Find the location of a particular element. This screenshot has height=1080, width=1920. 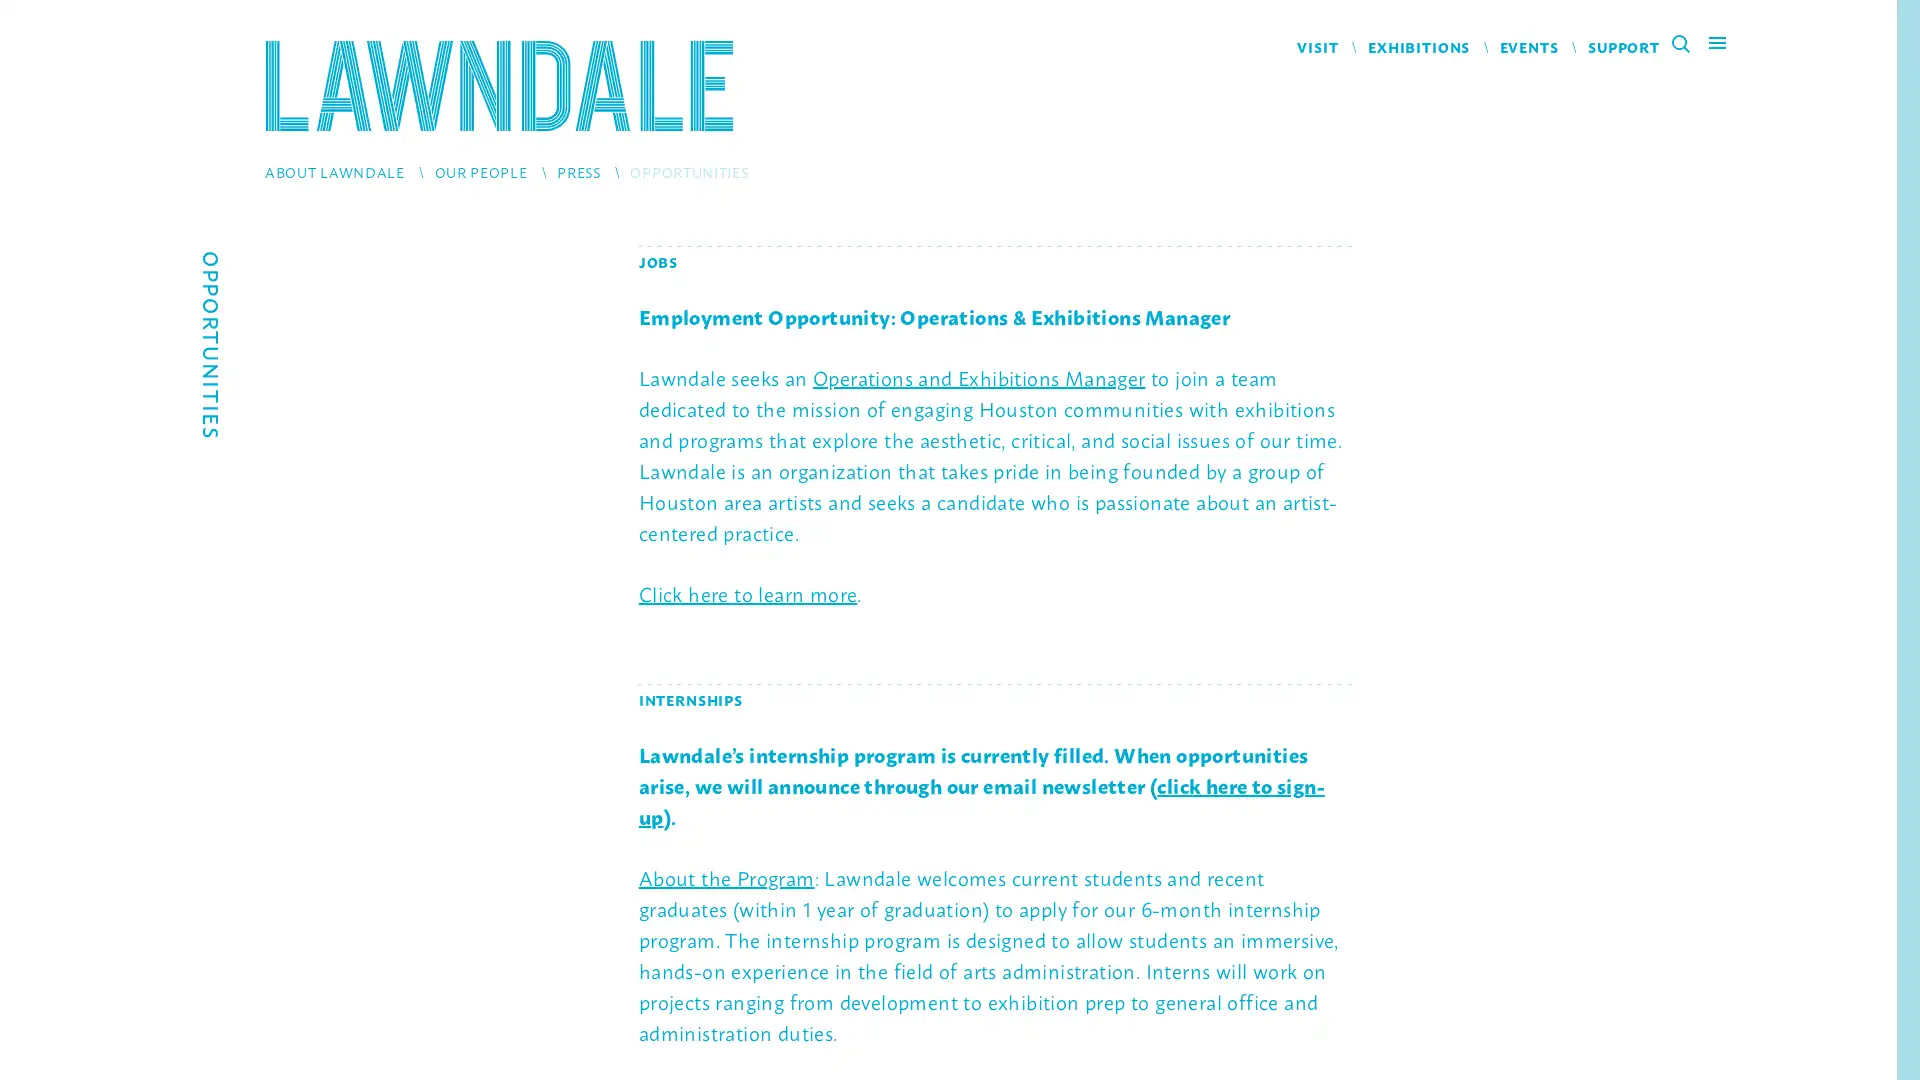

Main Menu is located at coordinates (1716, 46).